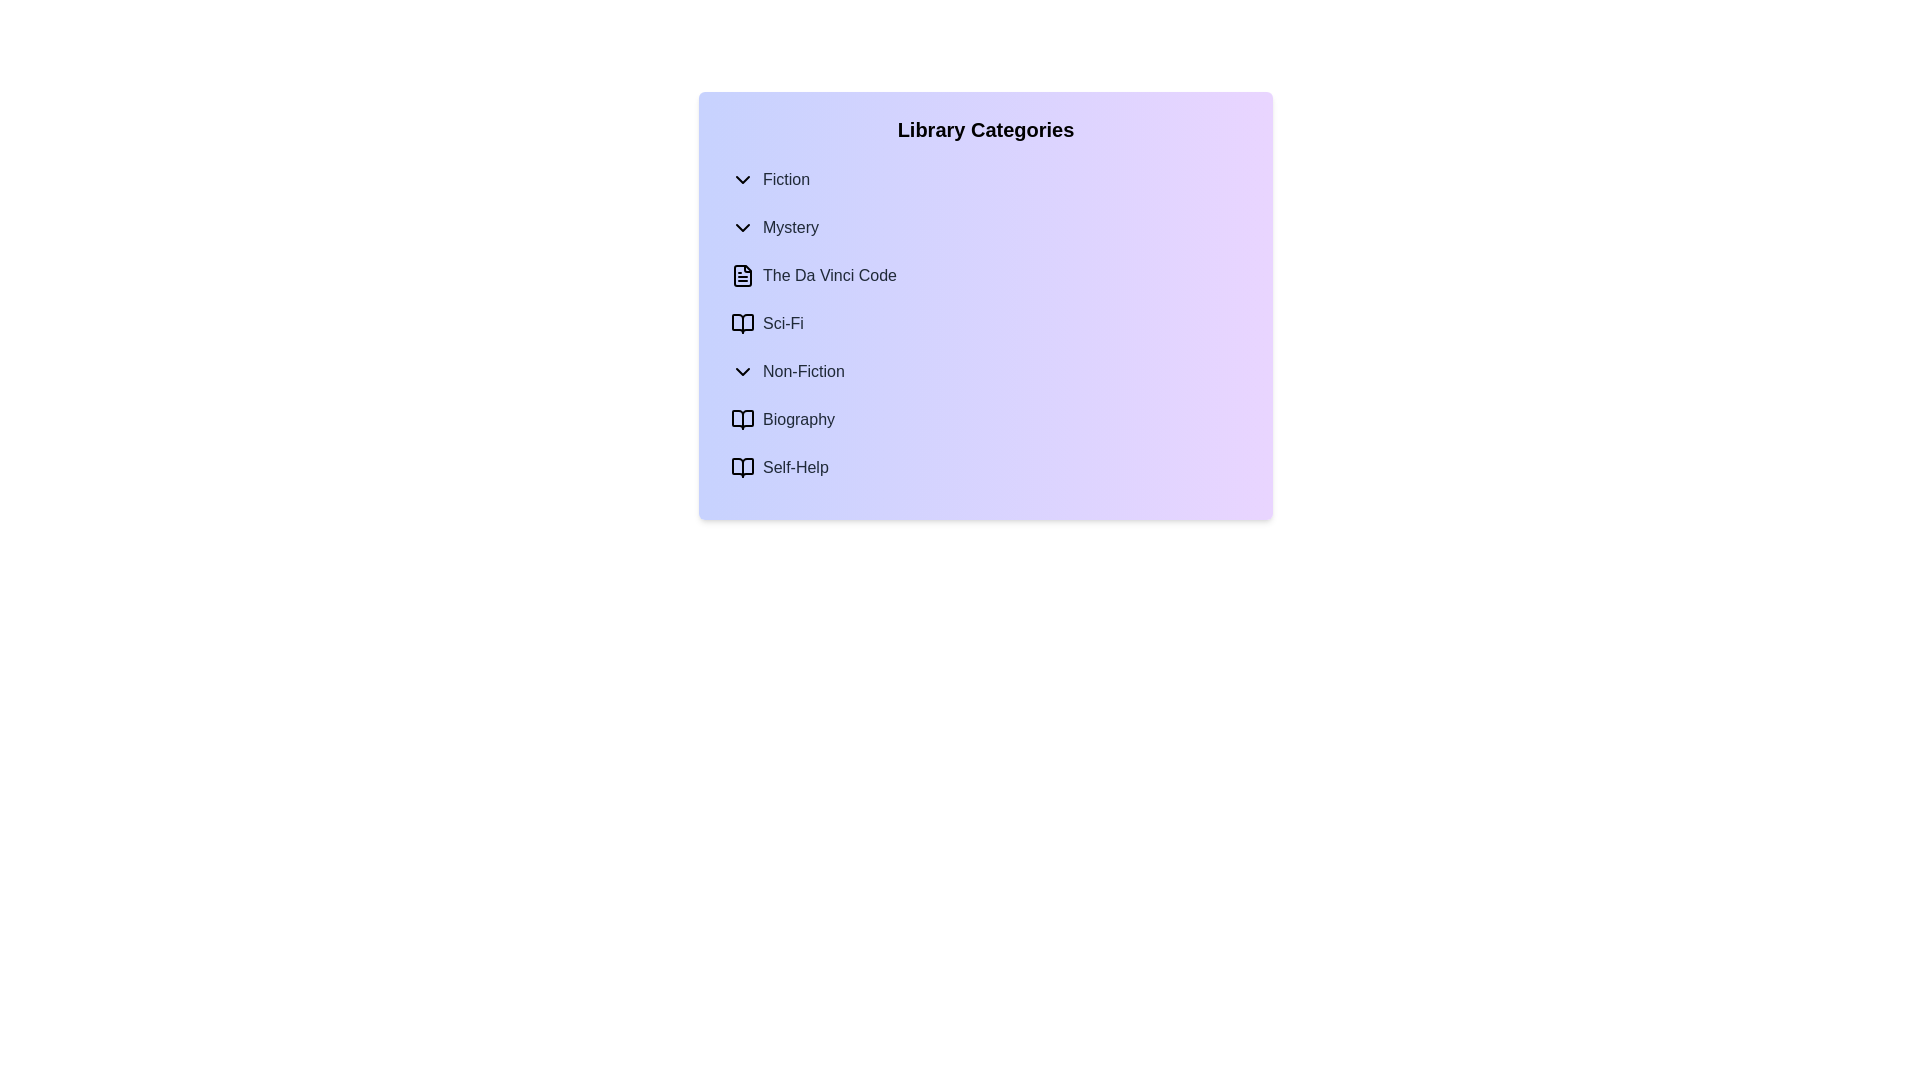 Image resolution: width=1920 pixels, height=1080 pixels. What do you see at coordinates (742, 467) in the screenshot?
I see `the 'Self-Help' category icon located to the left of the label within the library categories list` at bounding box center [742, 467].